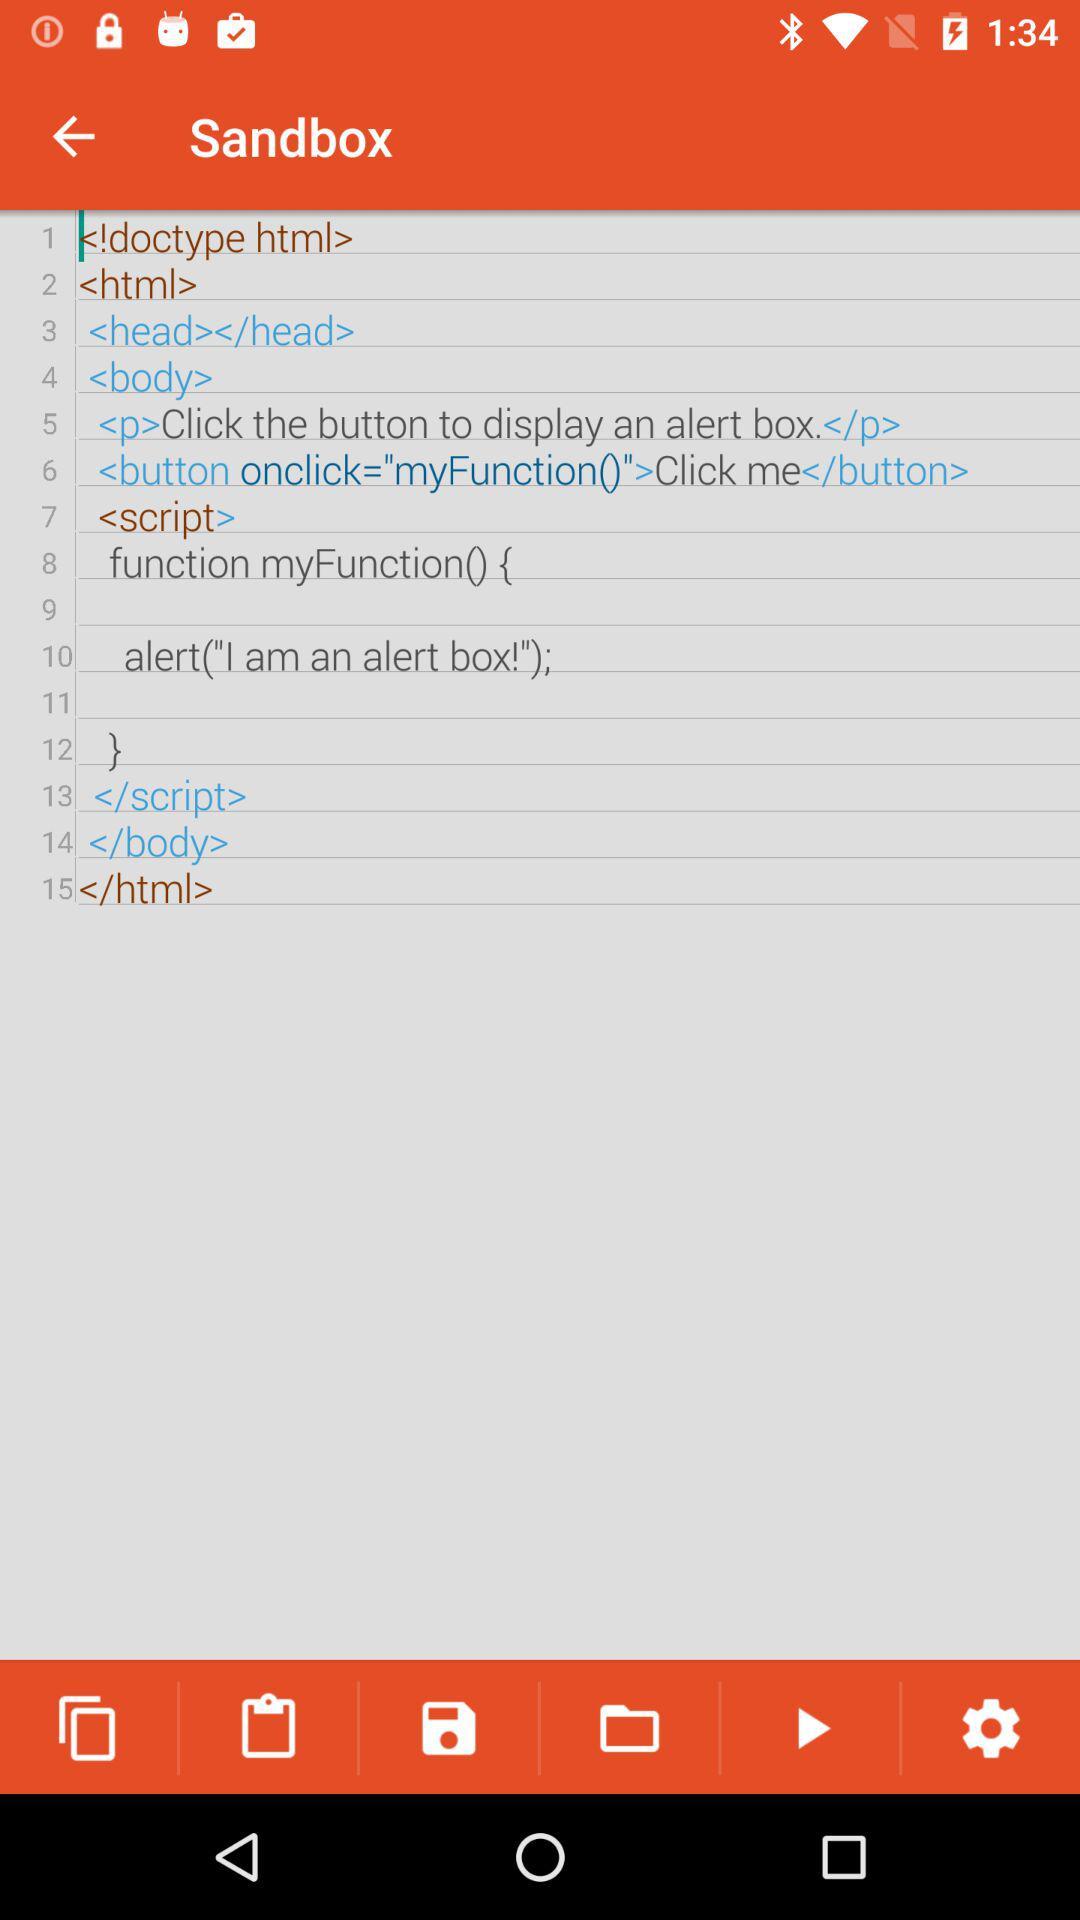 This screenshot has width=1080, height=1920. I want to click on the delete icon, so click(267, 1727).